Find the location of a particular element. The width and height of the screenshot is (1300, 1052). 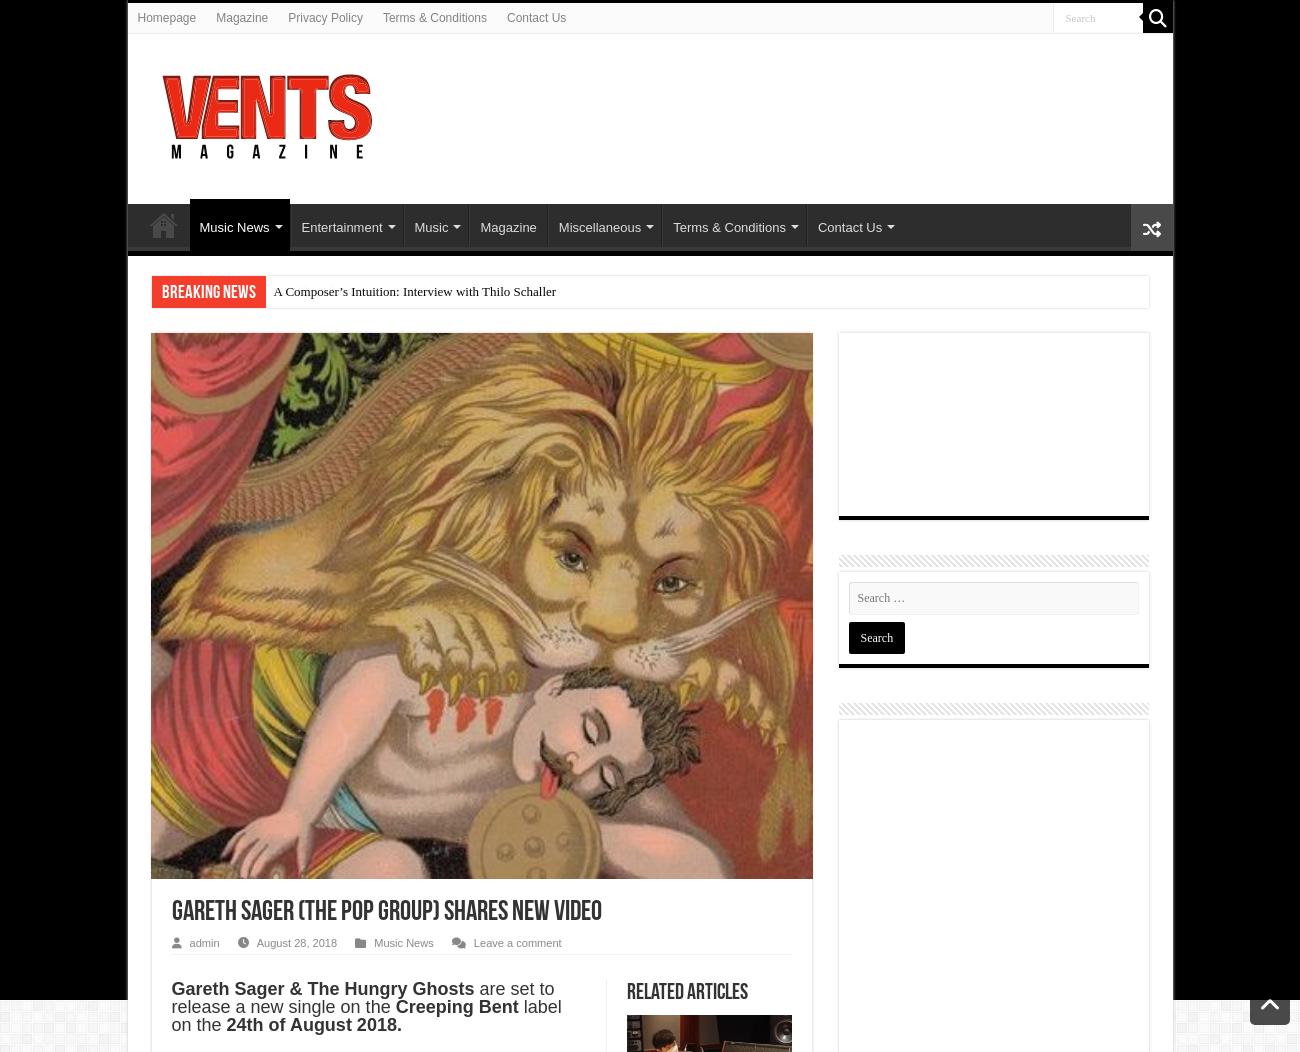

'August 28, 2018' is located at coordinates (296, 942).